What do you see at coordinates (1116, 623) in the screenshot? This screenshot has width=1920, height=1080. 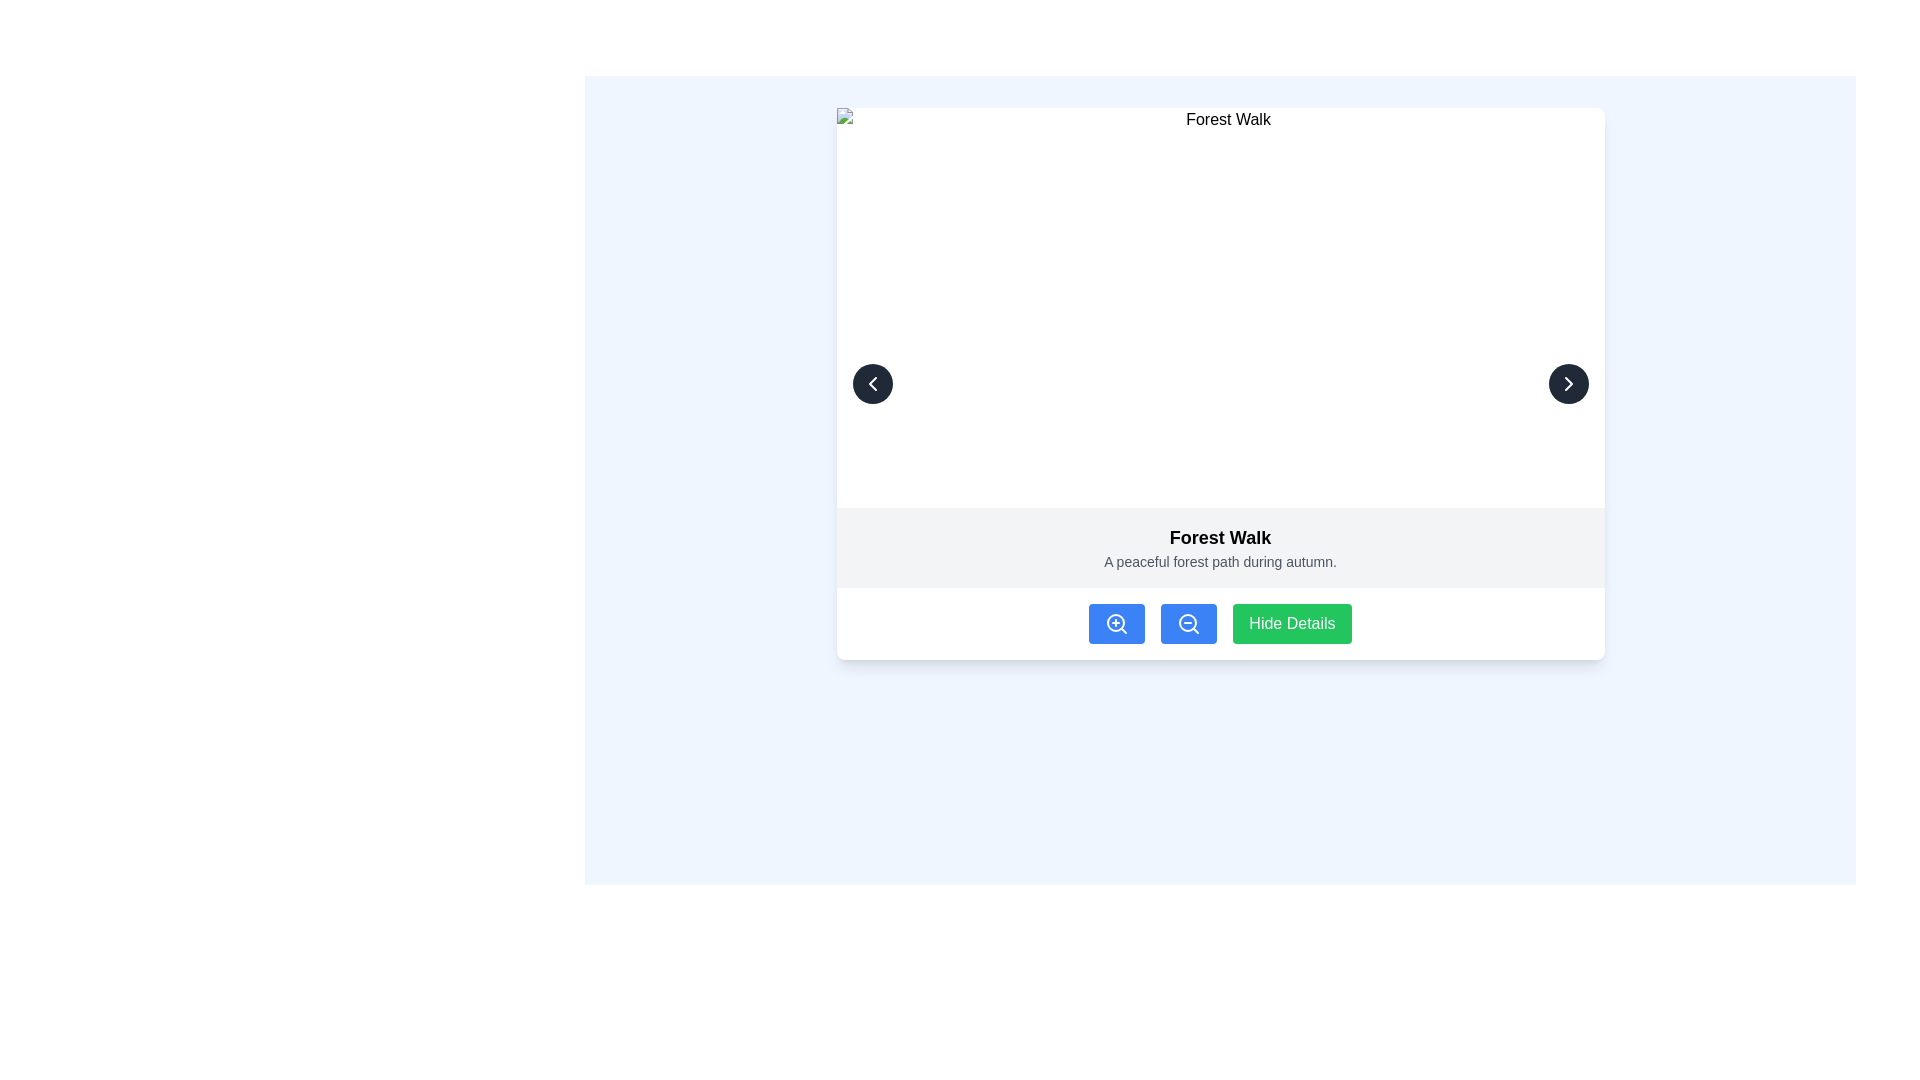 I see `the blue rectangular button with a white magnifying glass icon and a plus sign, located below the 'Forest Walk' heading, to zoom in` at bounding box center [1116, 623].